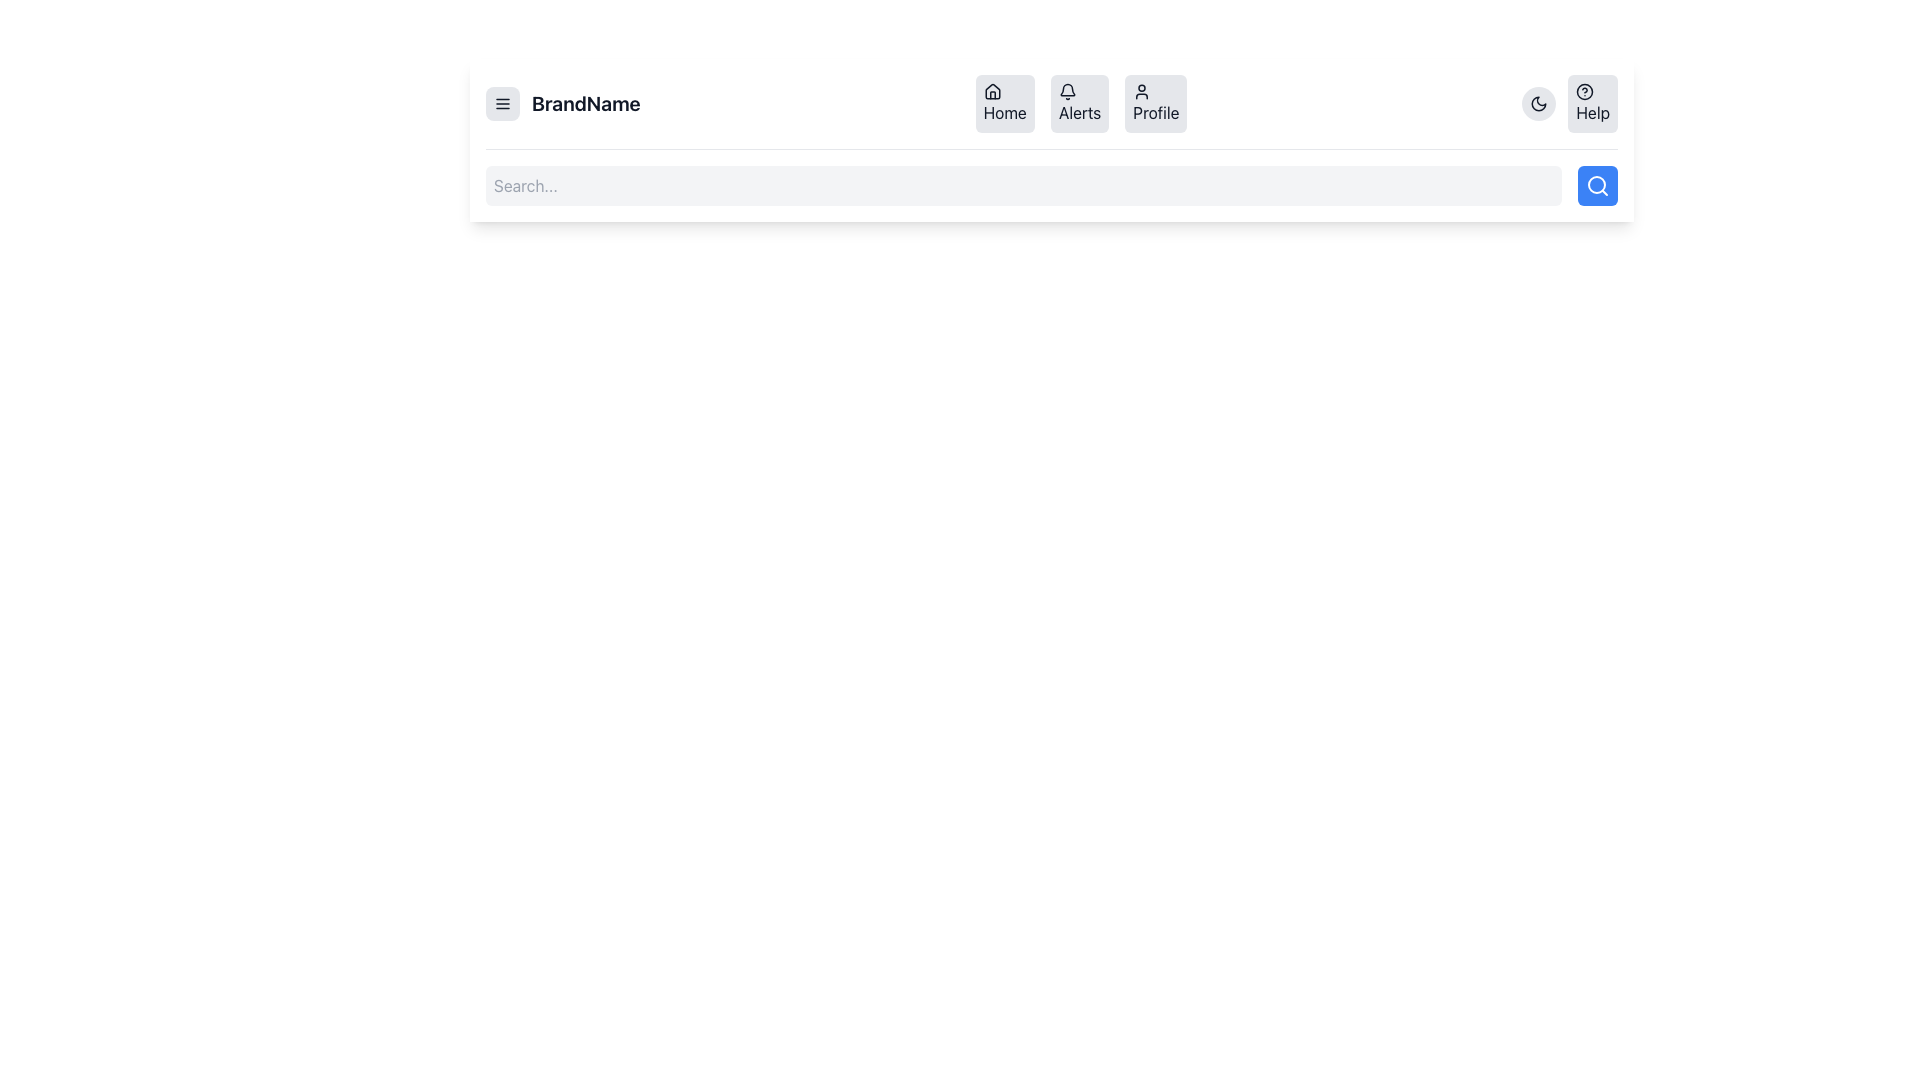 This screenshot has width=1920, height=1080. I want to click on the user icon styled with an outline design located within the 'Profile' button, which is the third button in the top-right corner of the interface, so click(1142, 92).